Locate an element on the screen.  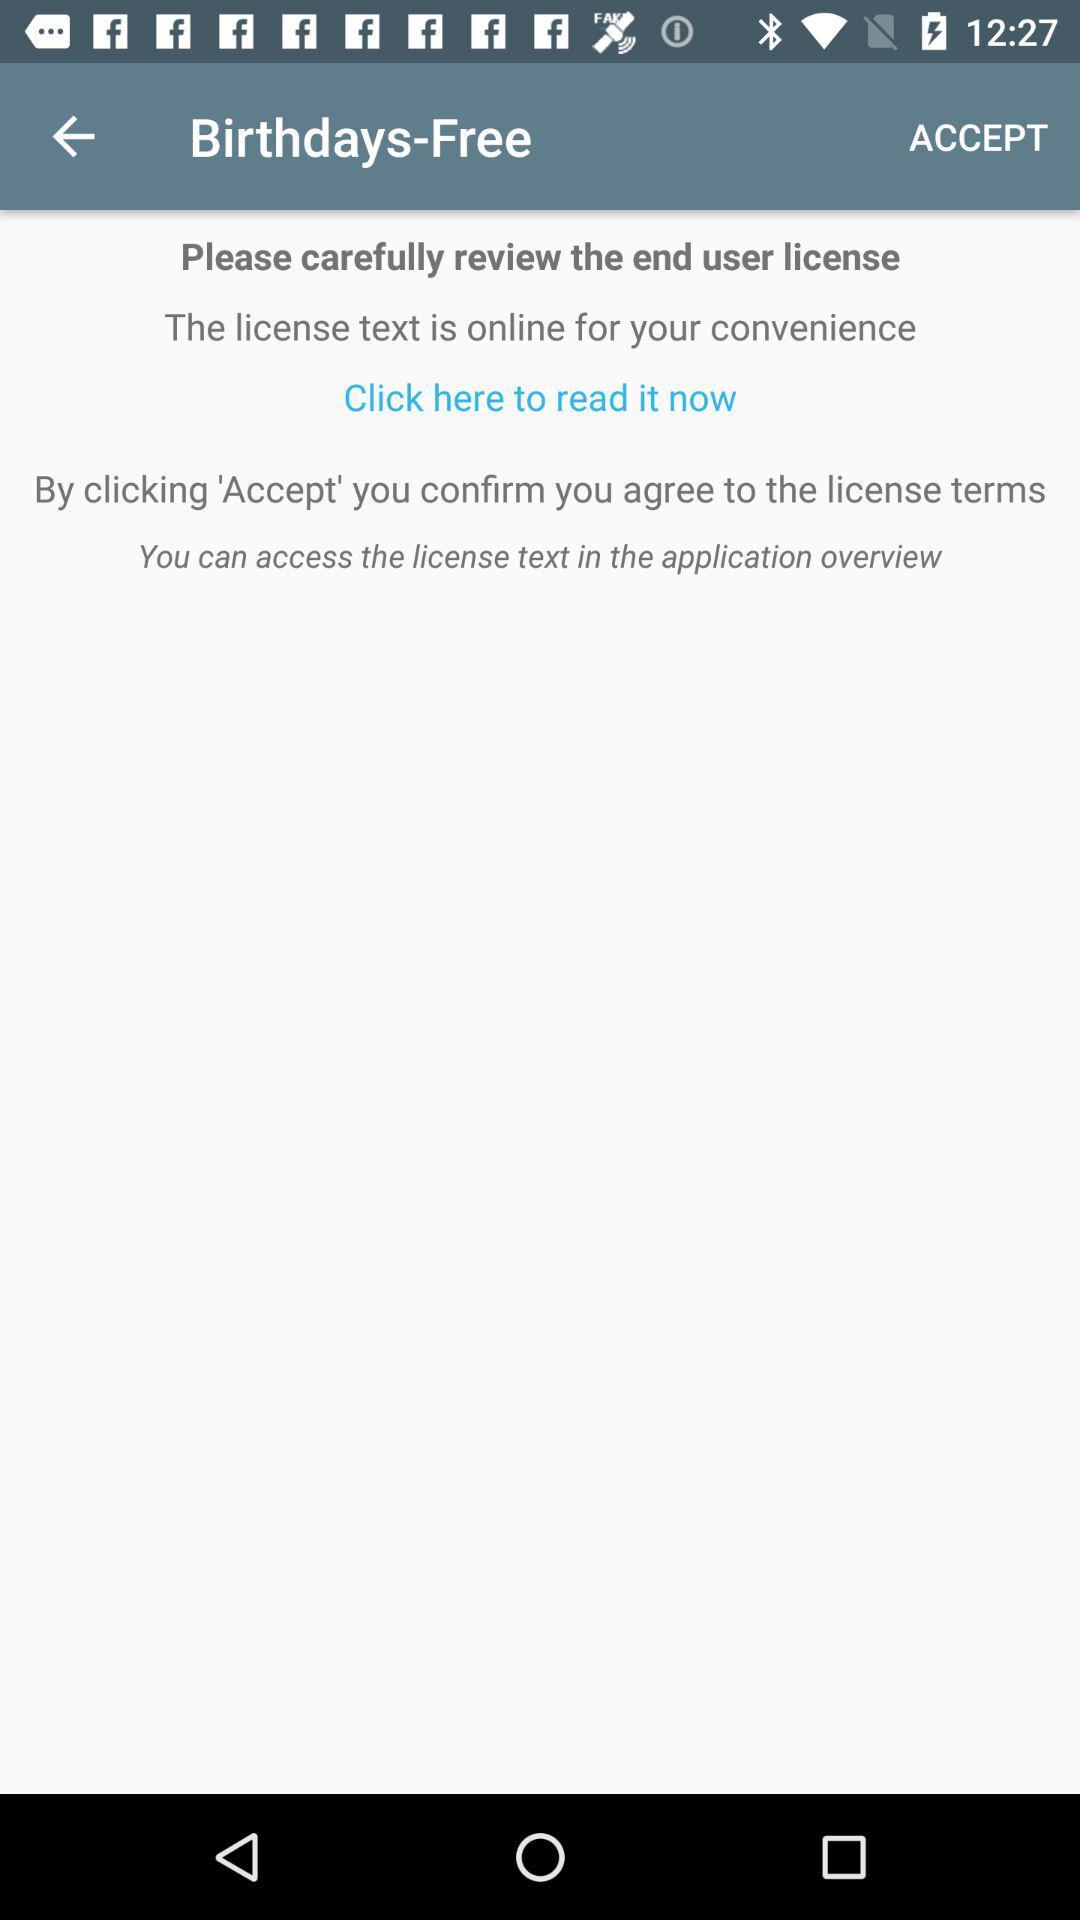
icon next to birthdays-free item is located at coordinates (72, 135).